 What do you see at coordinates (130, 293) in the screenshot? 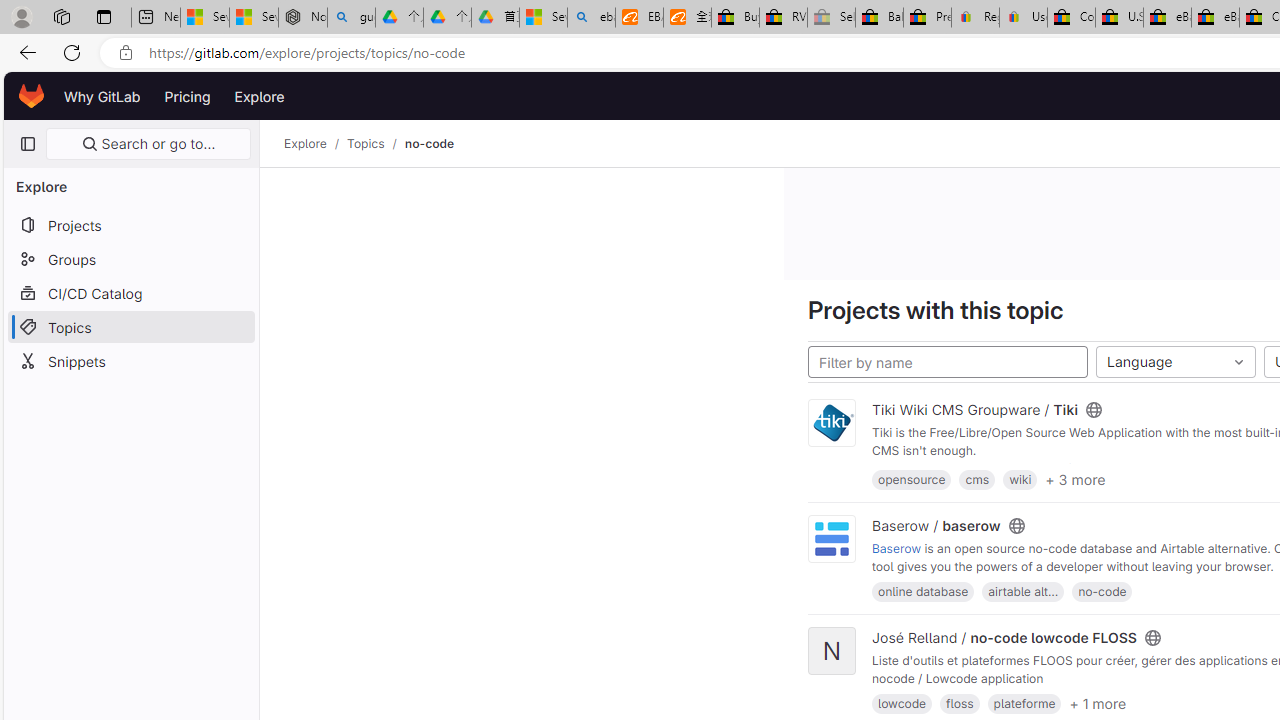
I see `'CI/CD Catalog'` at bounding box center [130, 293].